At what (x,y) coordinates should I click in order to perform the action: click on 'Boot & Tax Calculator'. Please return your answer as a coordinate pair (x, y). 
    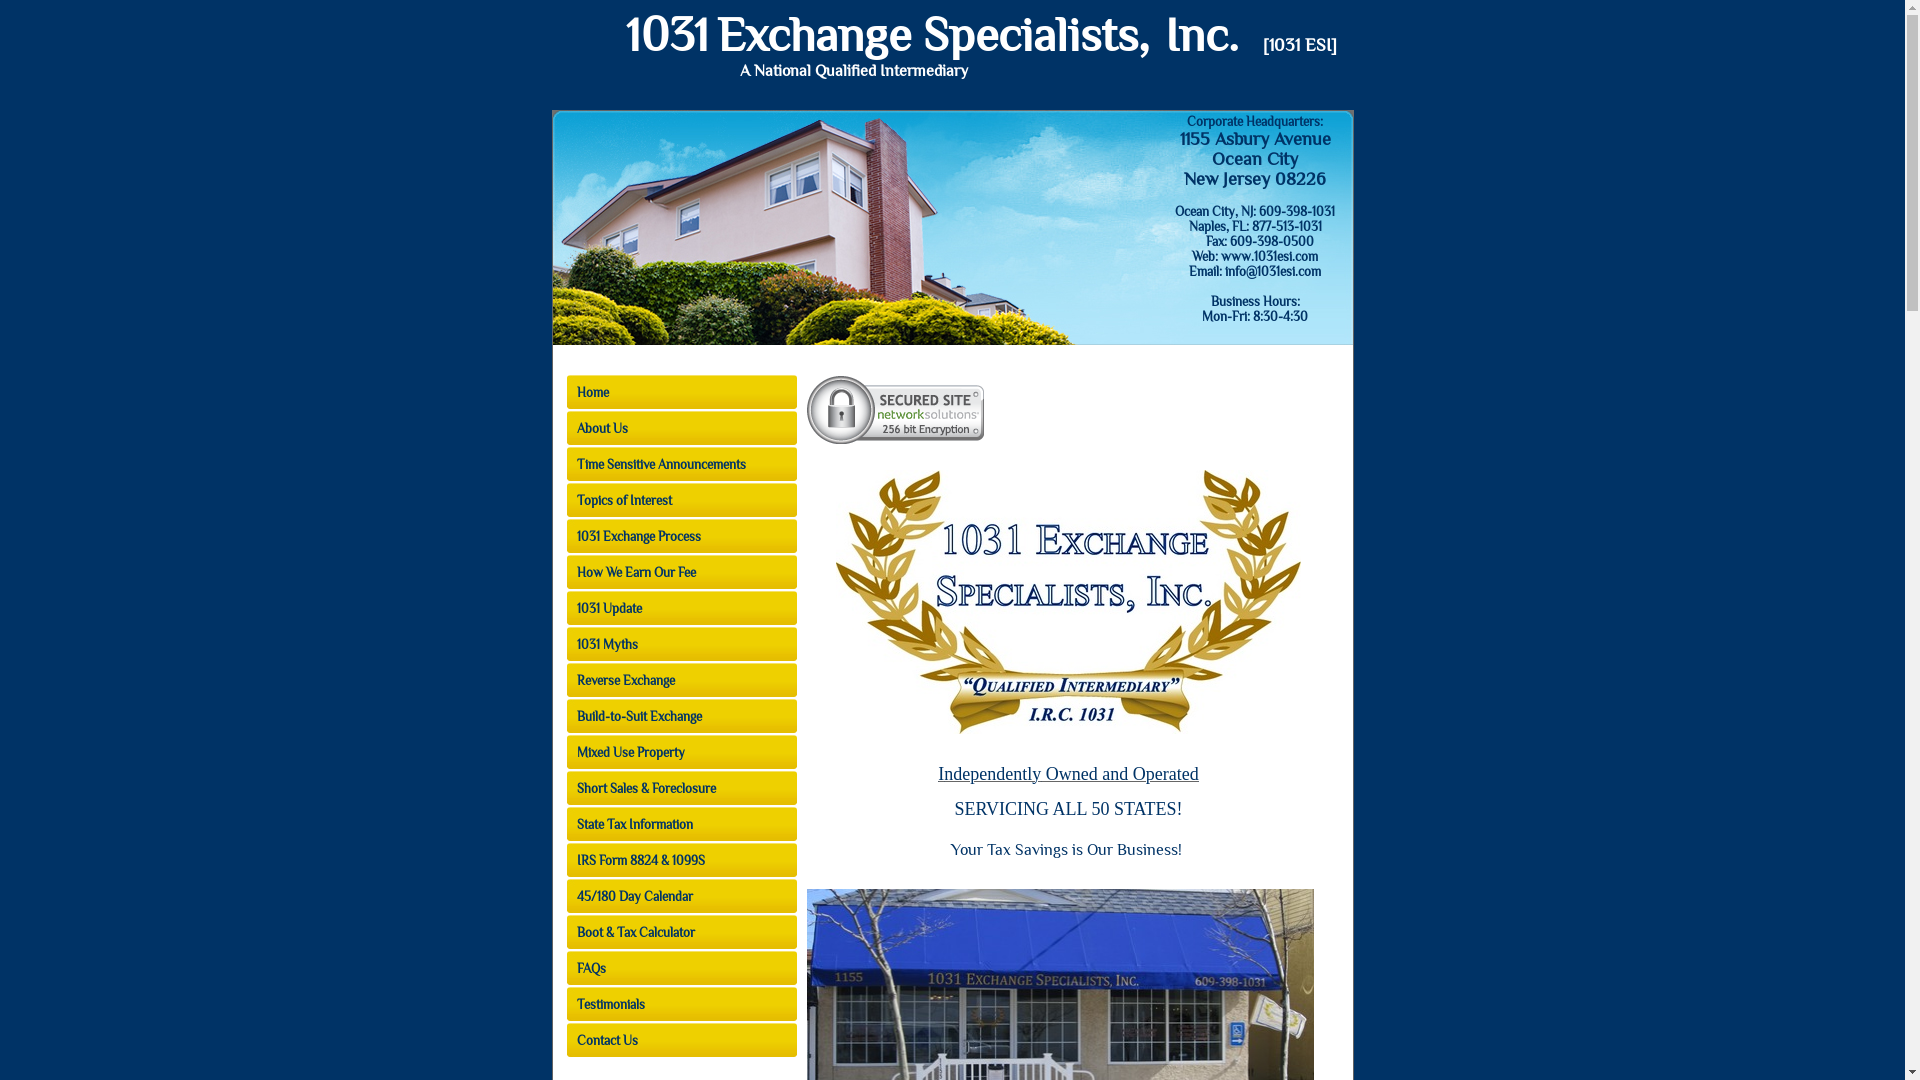
    Looking at the image, I should click on (681, 932).